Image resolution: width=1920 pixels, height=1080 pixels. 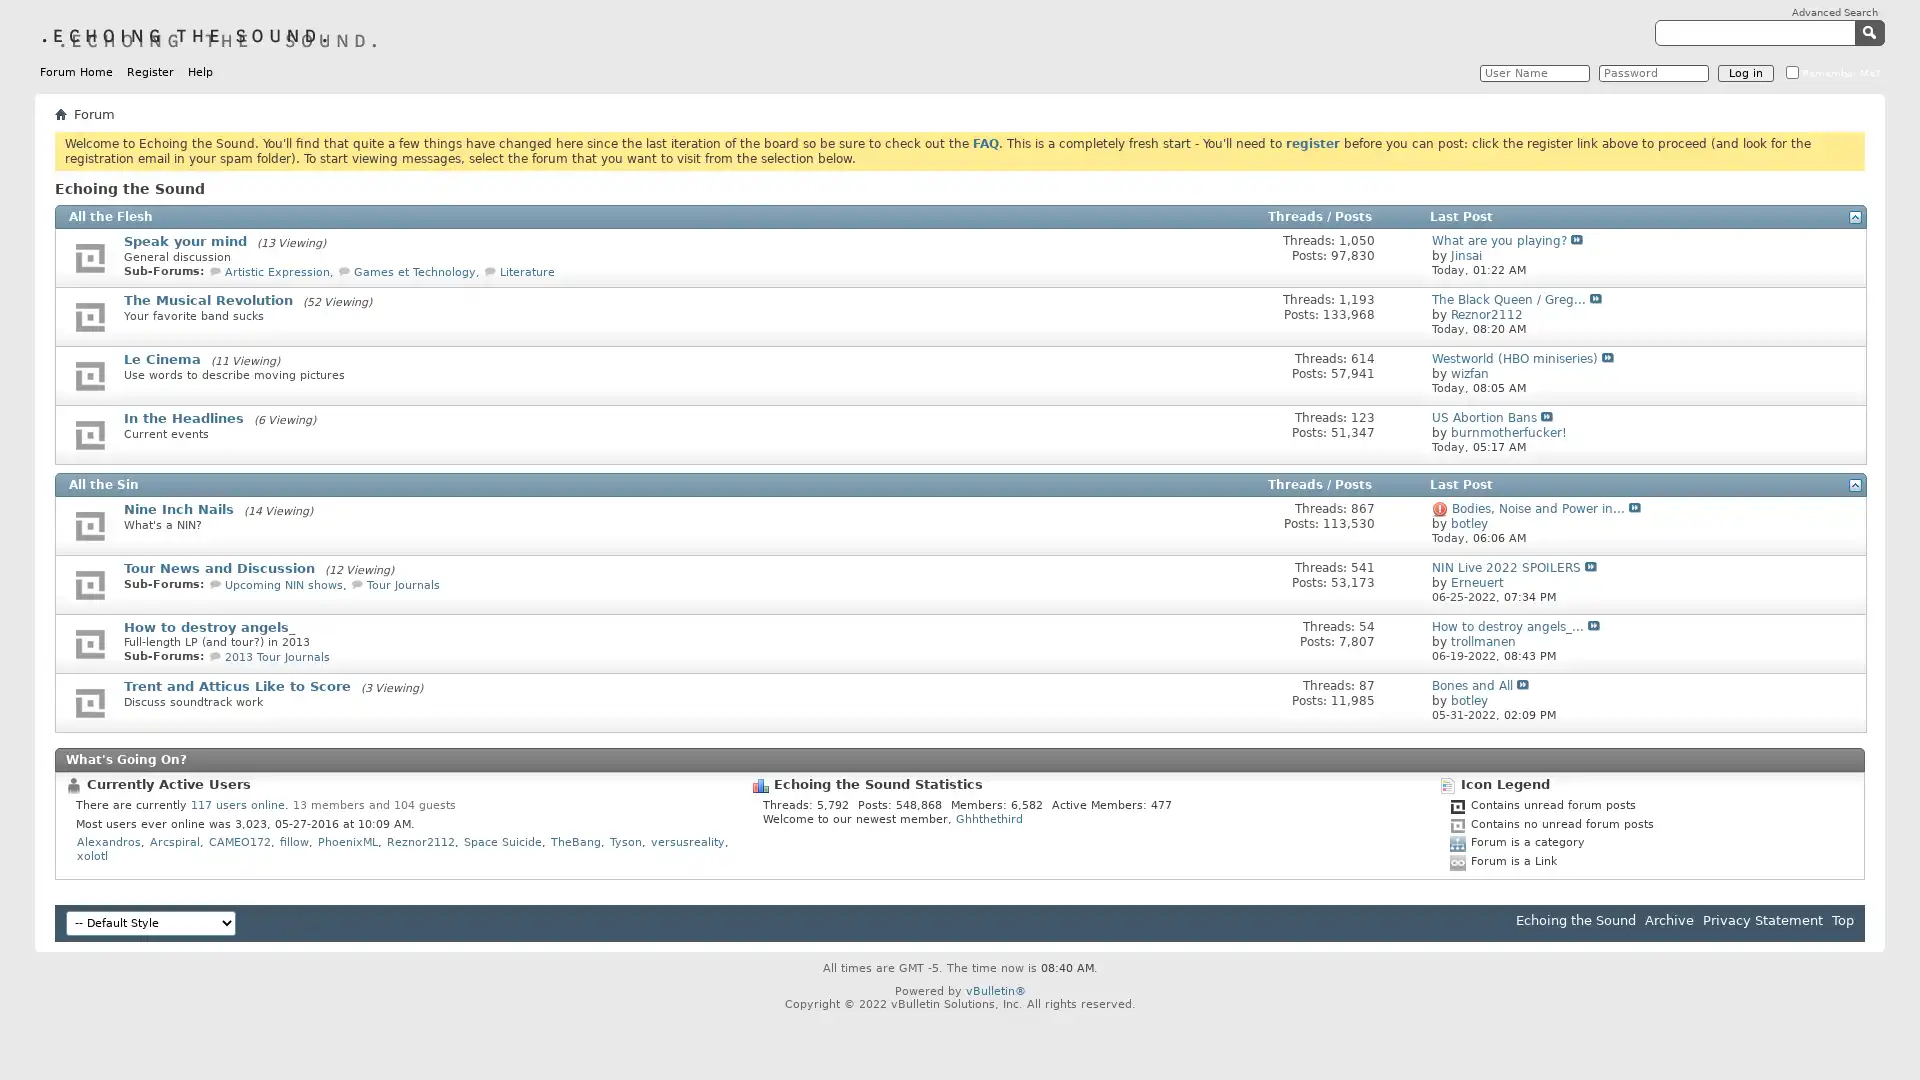 What do you see at coordinates (1745, 72) in the screenshot?
I see `Log in` at bounding box center [1745, 72].